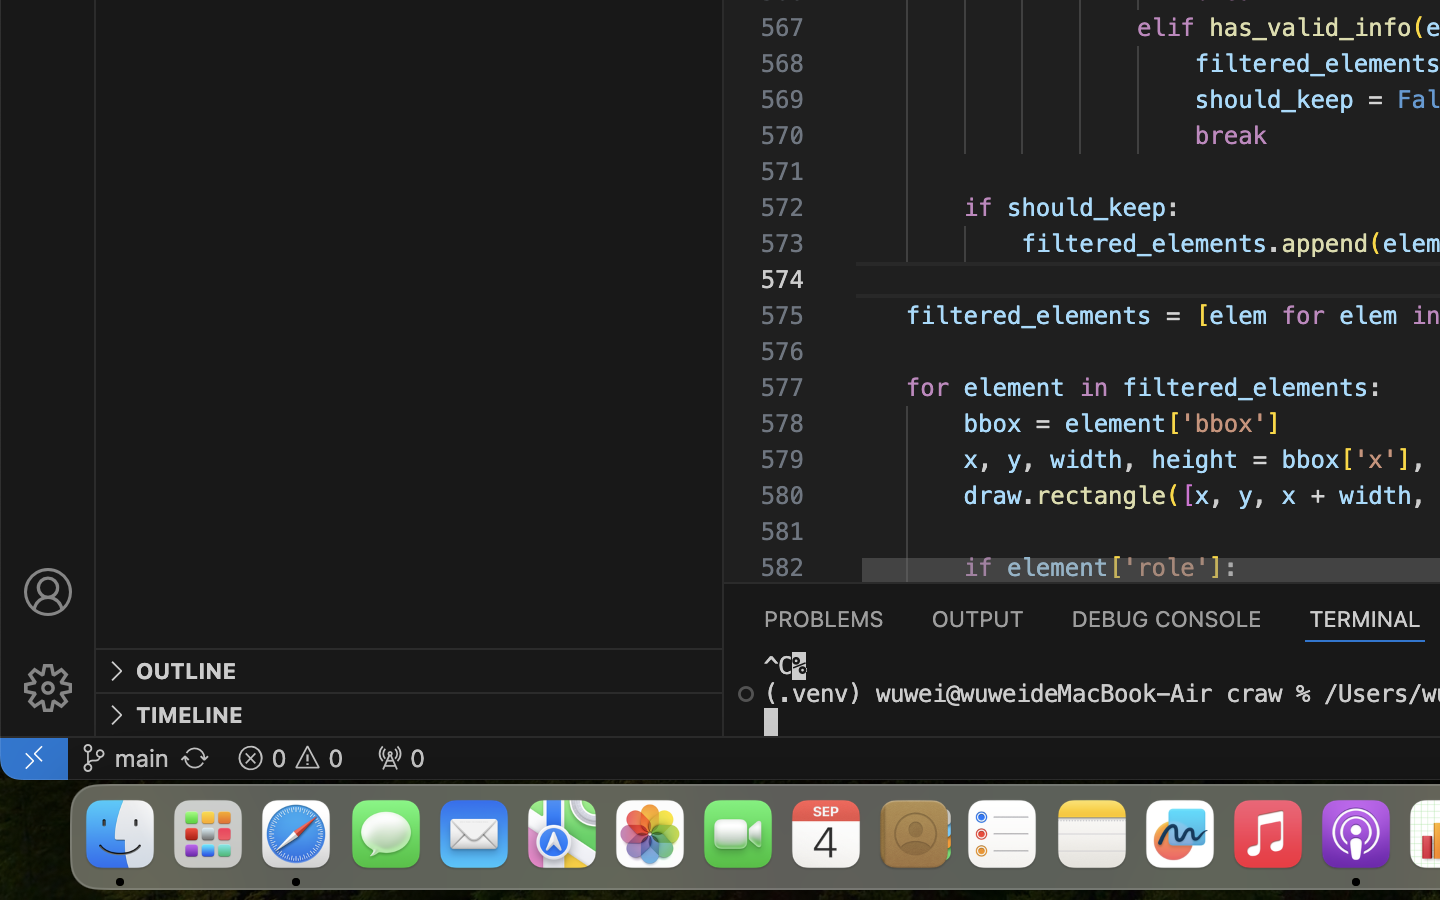 The image size is (1440, 900). I want to click on 'TIMELINE', so click(189, 713).